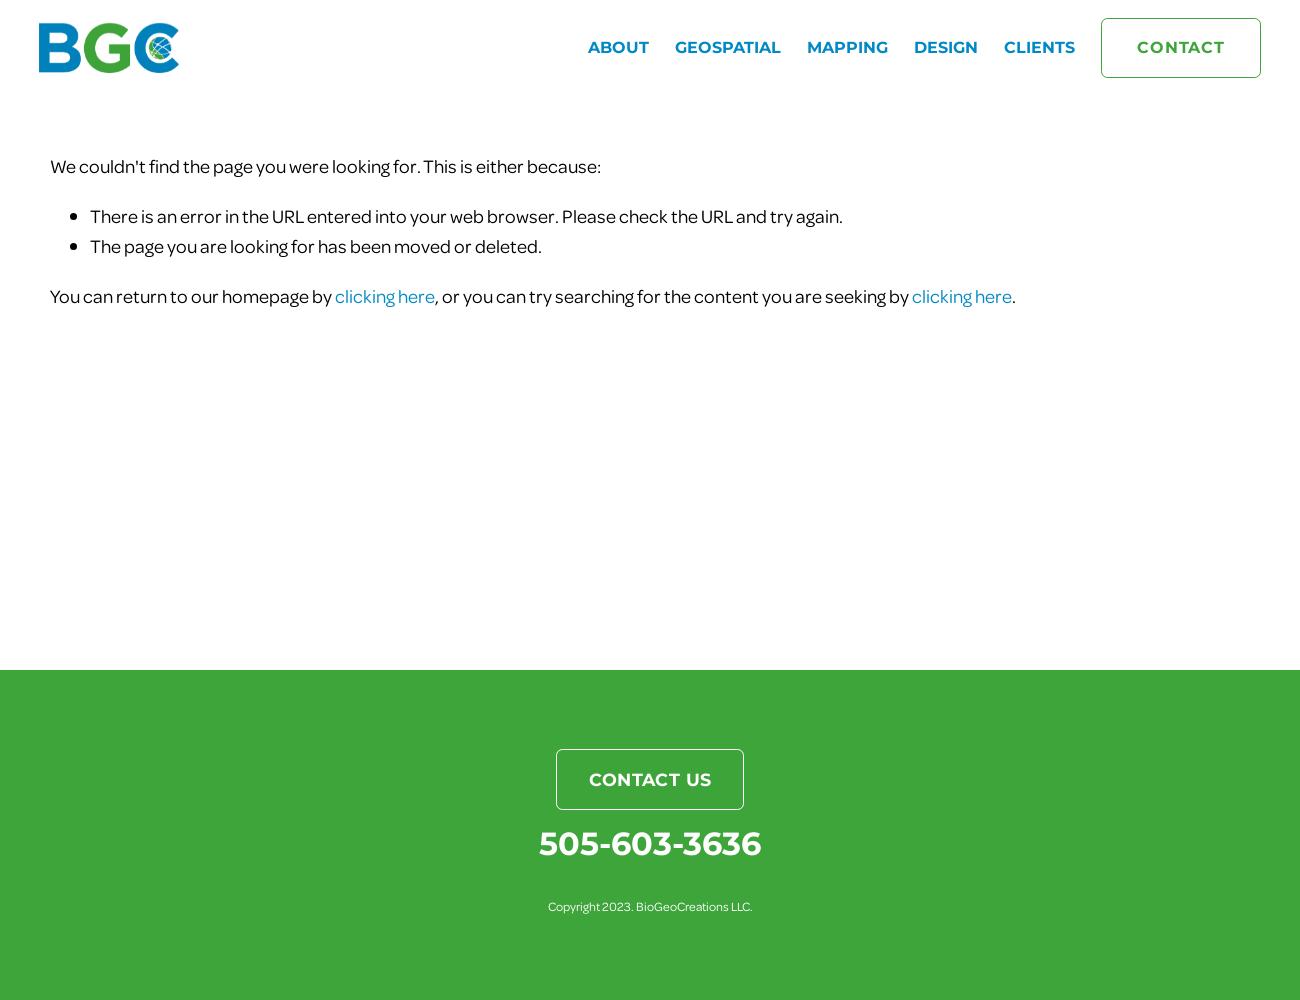 The image size is (1300, 1000). What do you see at coordinates (465, 214) in the screenshot?
I see `'There is an error in the URL entered into your web browser. Please check the URL and try again.'` at bounding box center [465, 214].